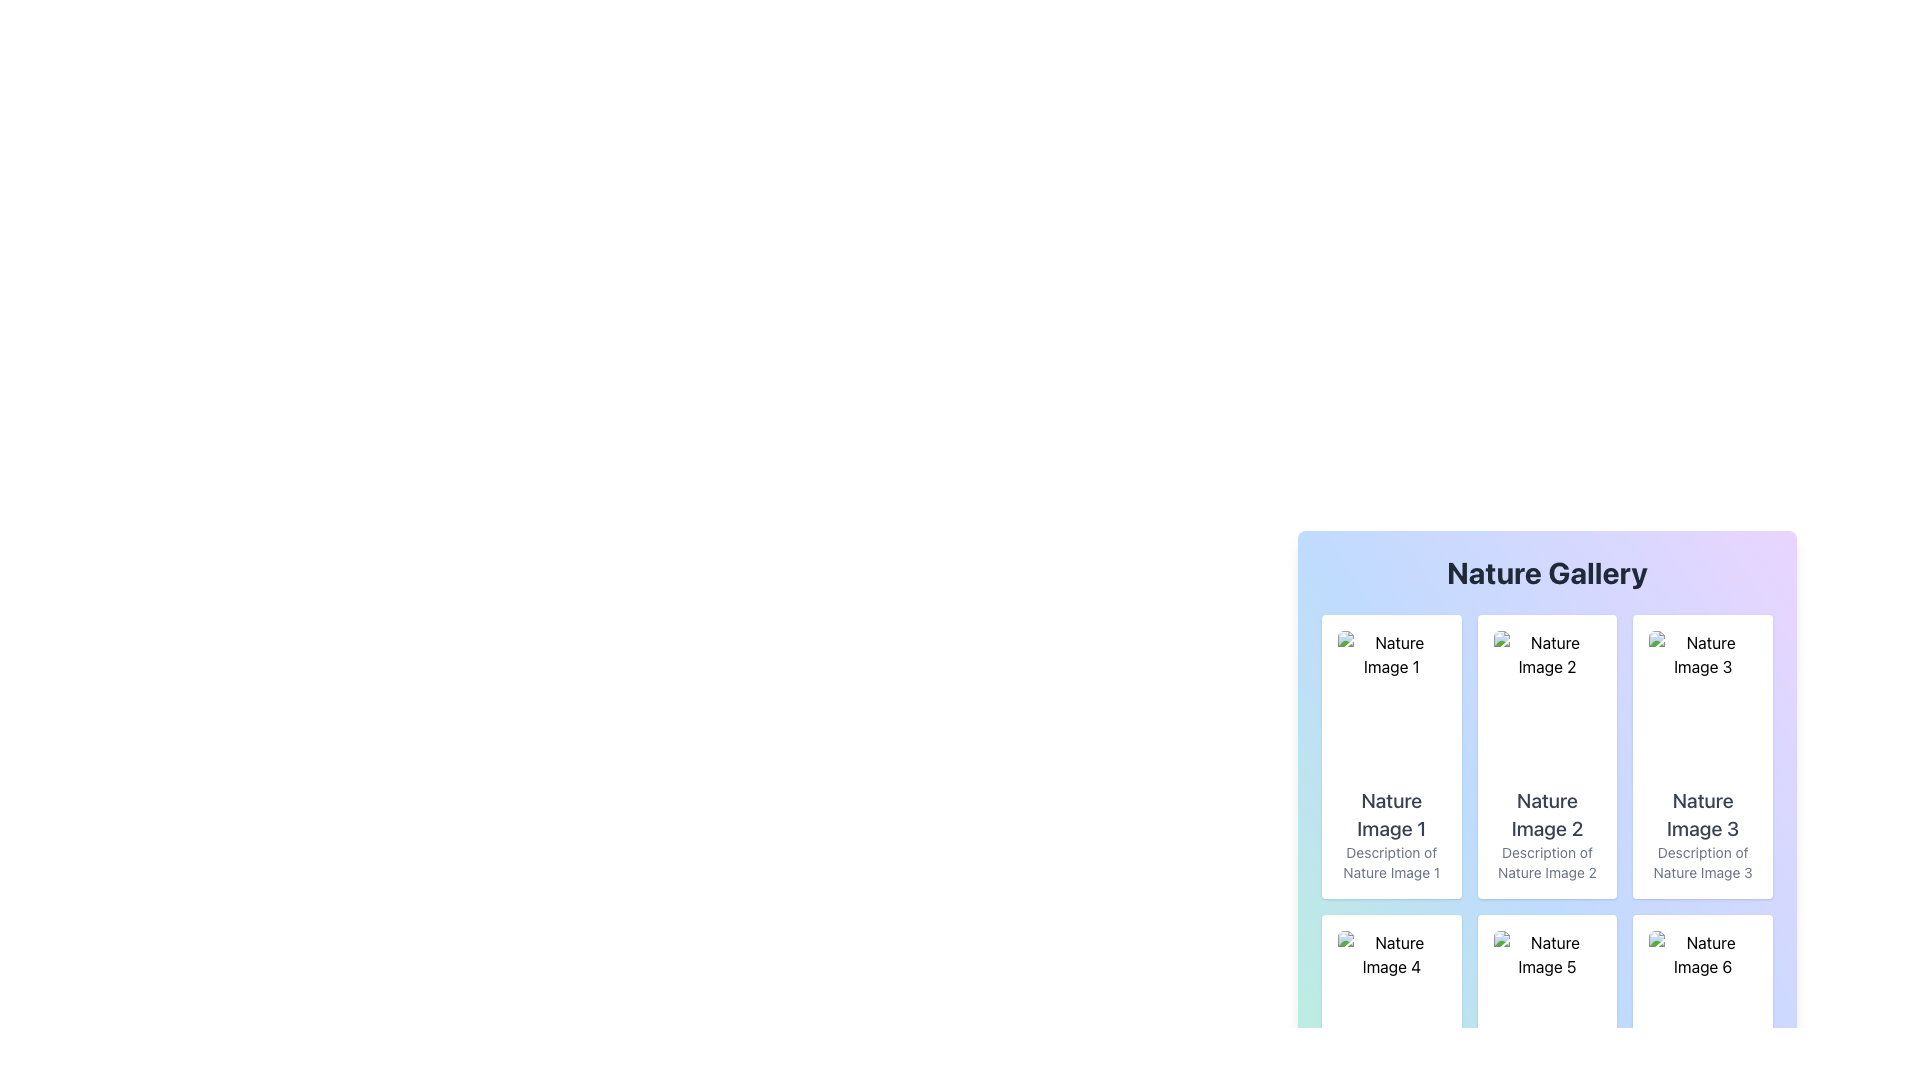  I want to click on the first card in the top row of the grid under 'Nature Gallery' that contains a placeholder image labeled 'Nature Image 1', so click(1390, 756).